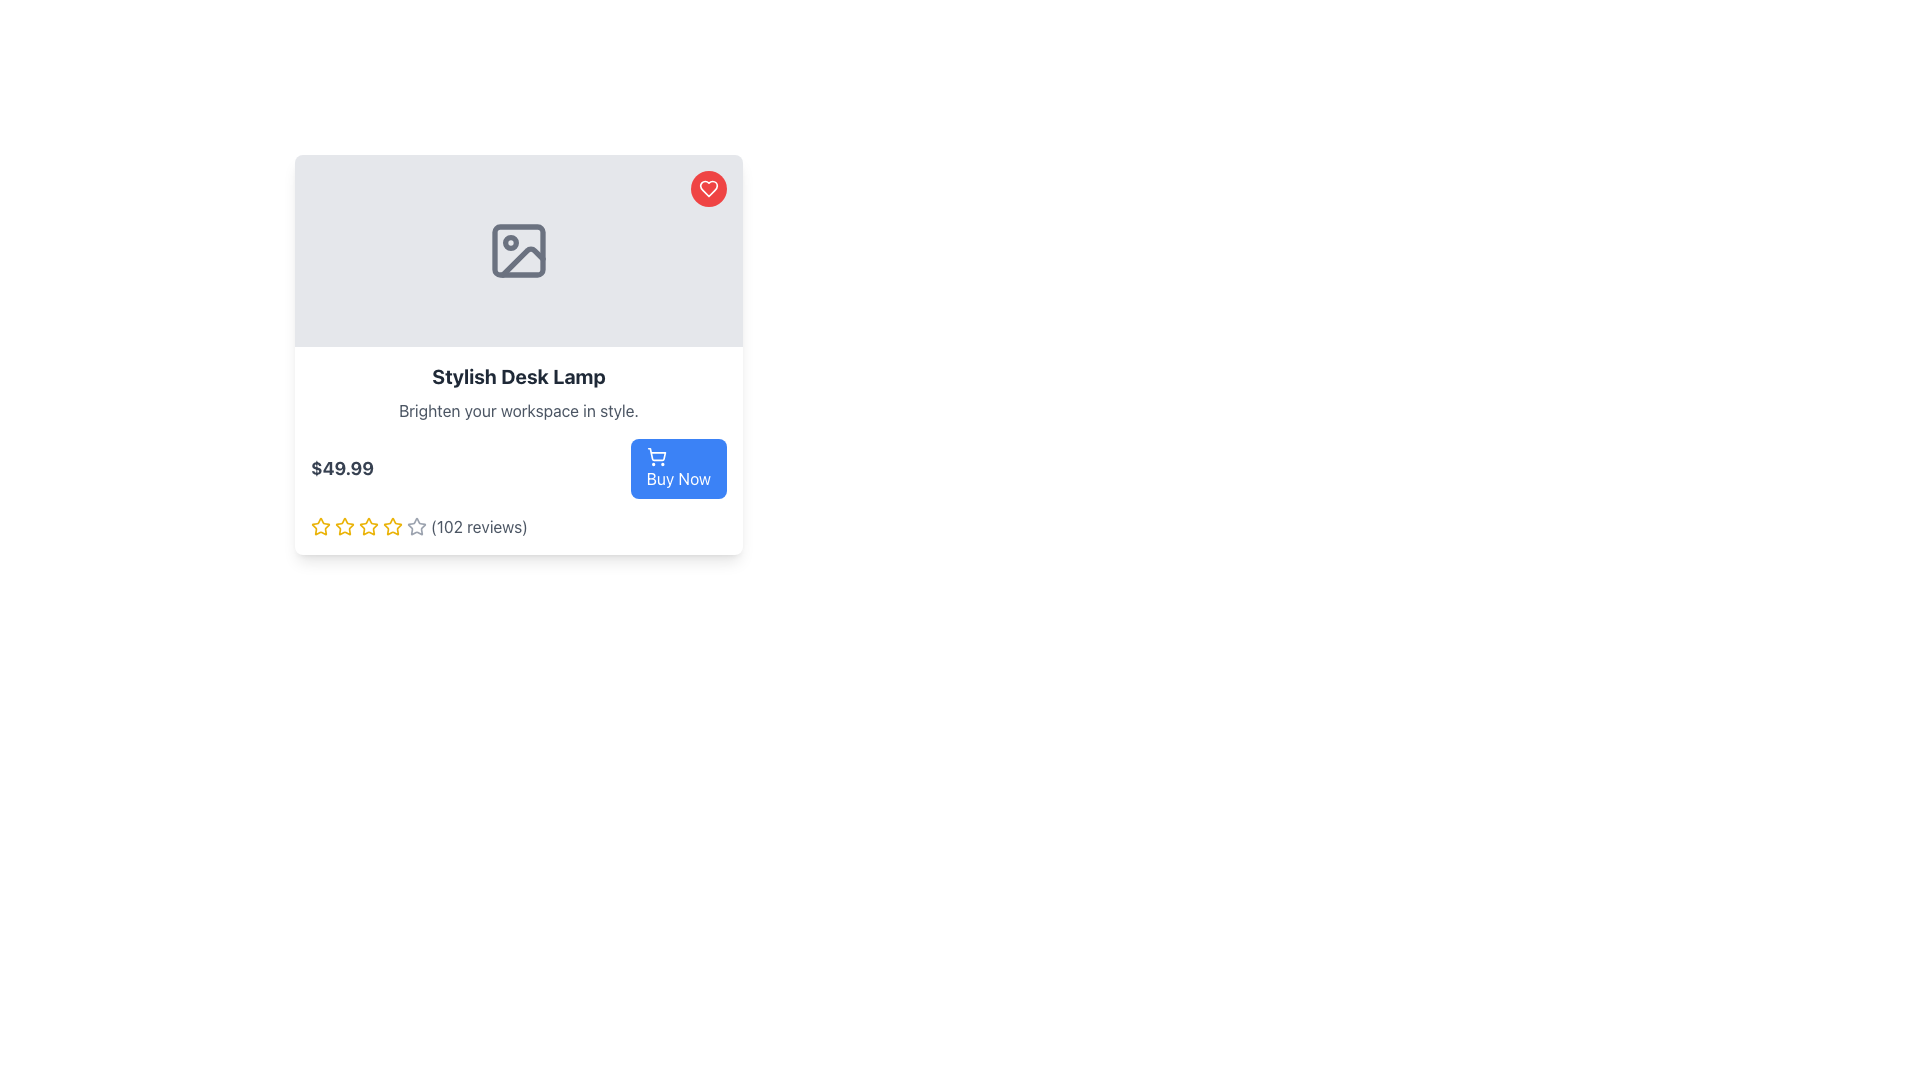 The height and width of the screenshot is (1080, 1920). What do you see at coordinates (416, 526) in the screenshot?
I see `the sixth star-shaped icon with a gray outline in the rating system, located to the left of '(102 reviews)'` at bounding box center [416, 526].